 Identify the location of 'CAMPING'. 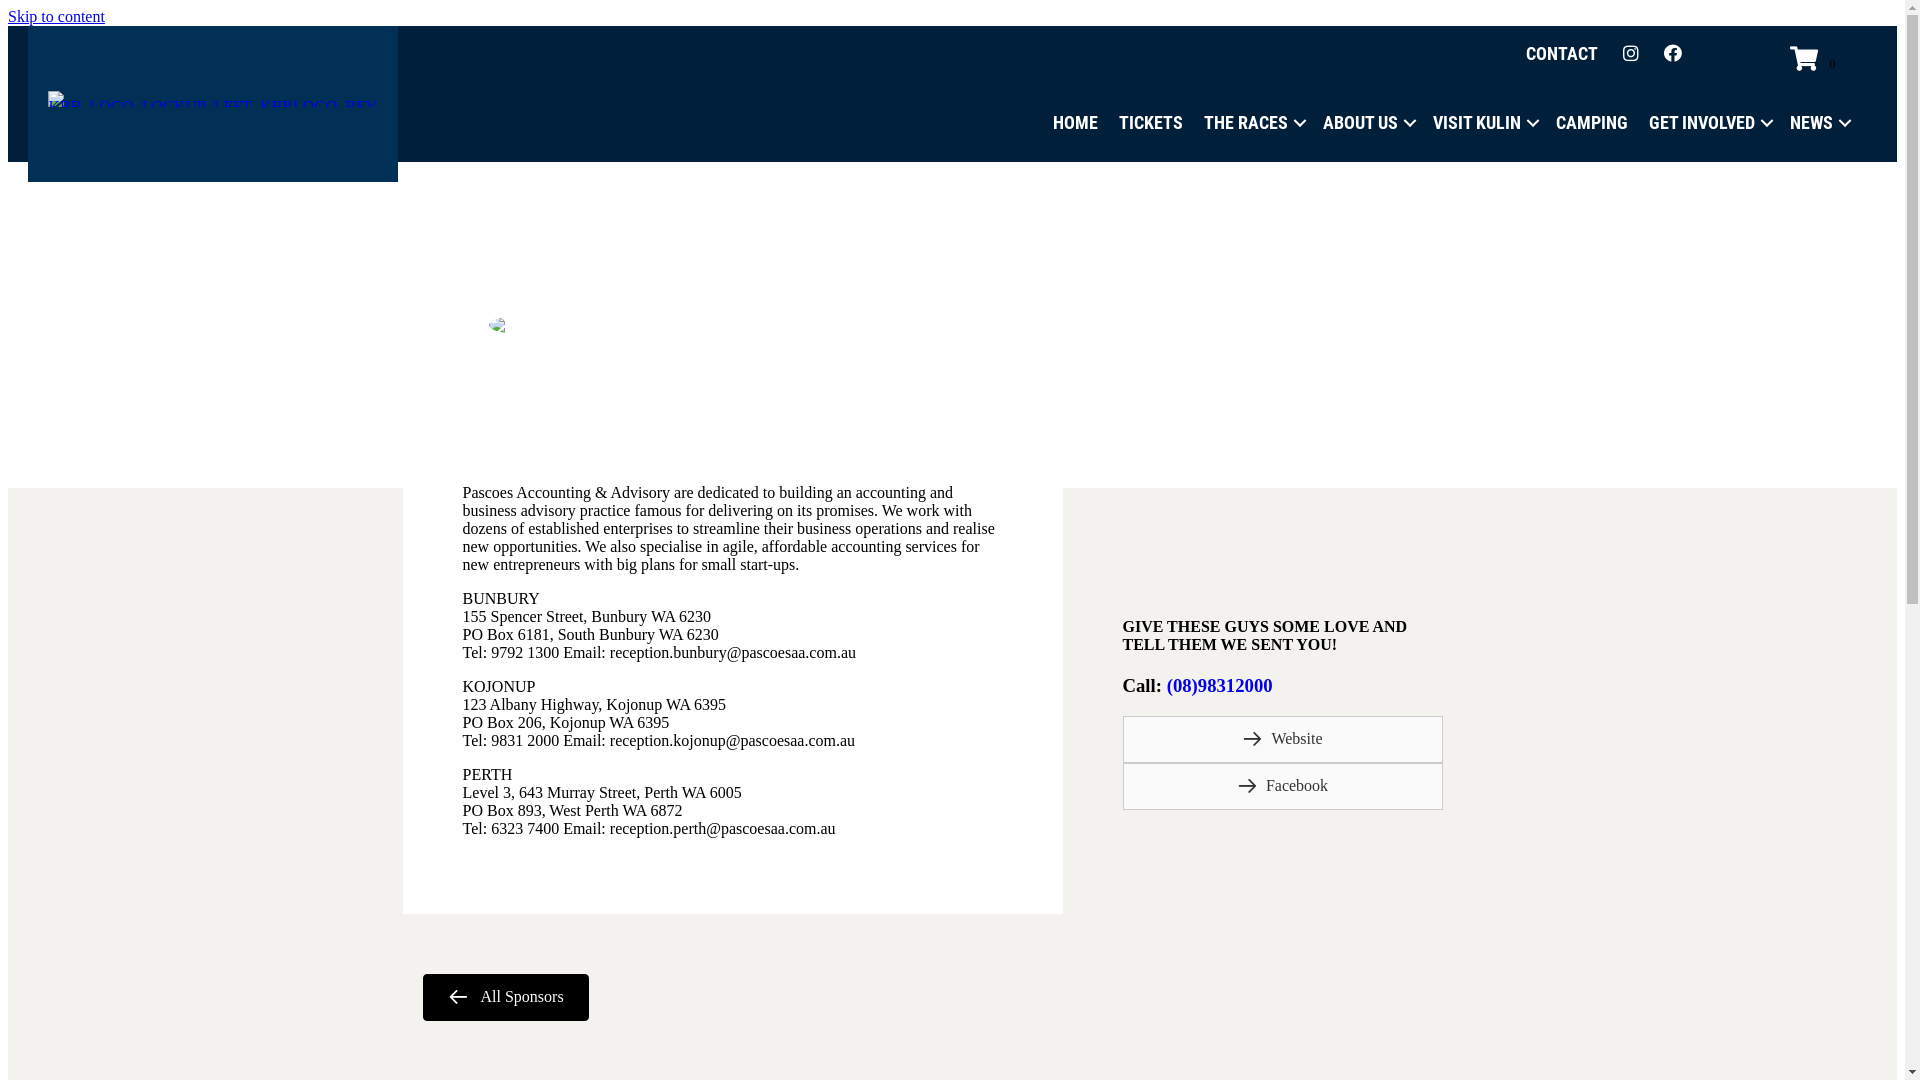
(1591, 123).